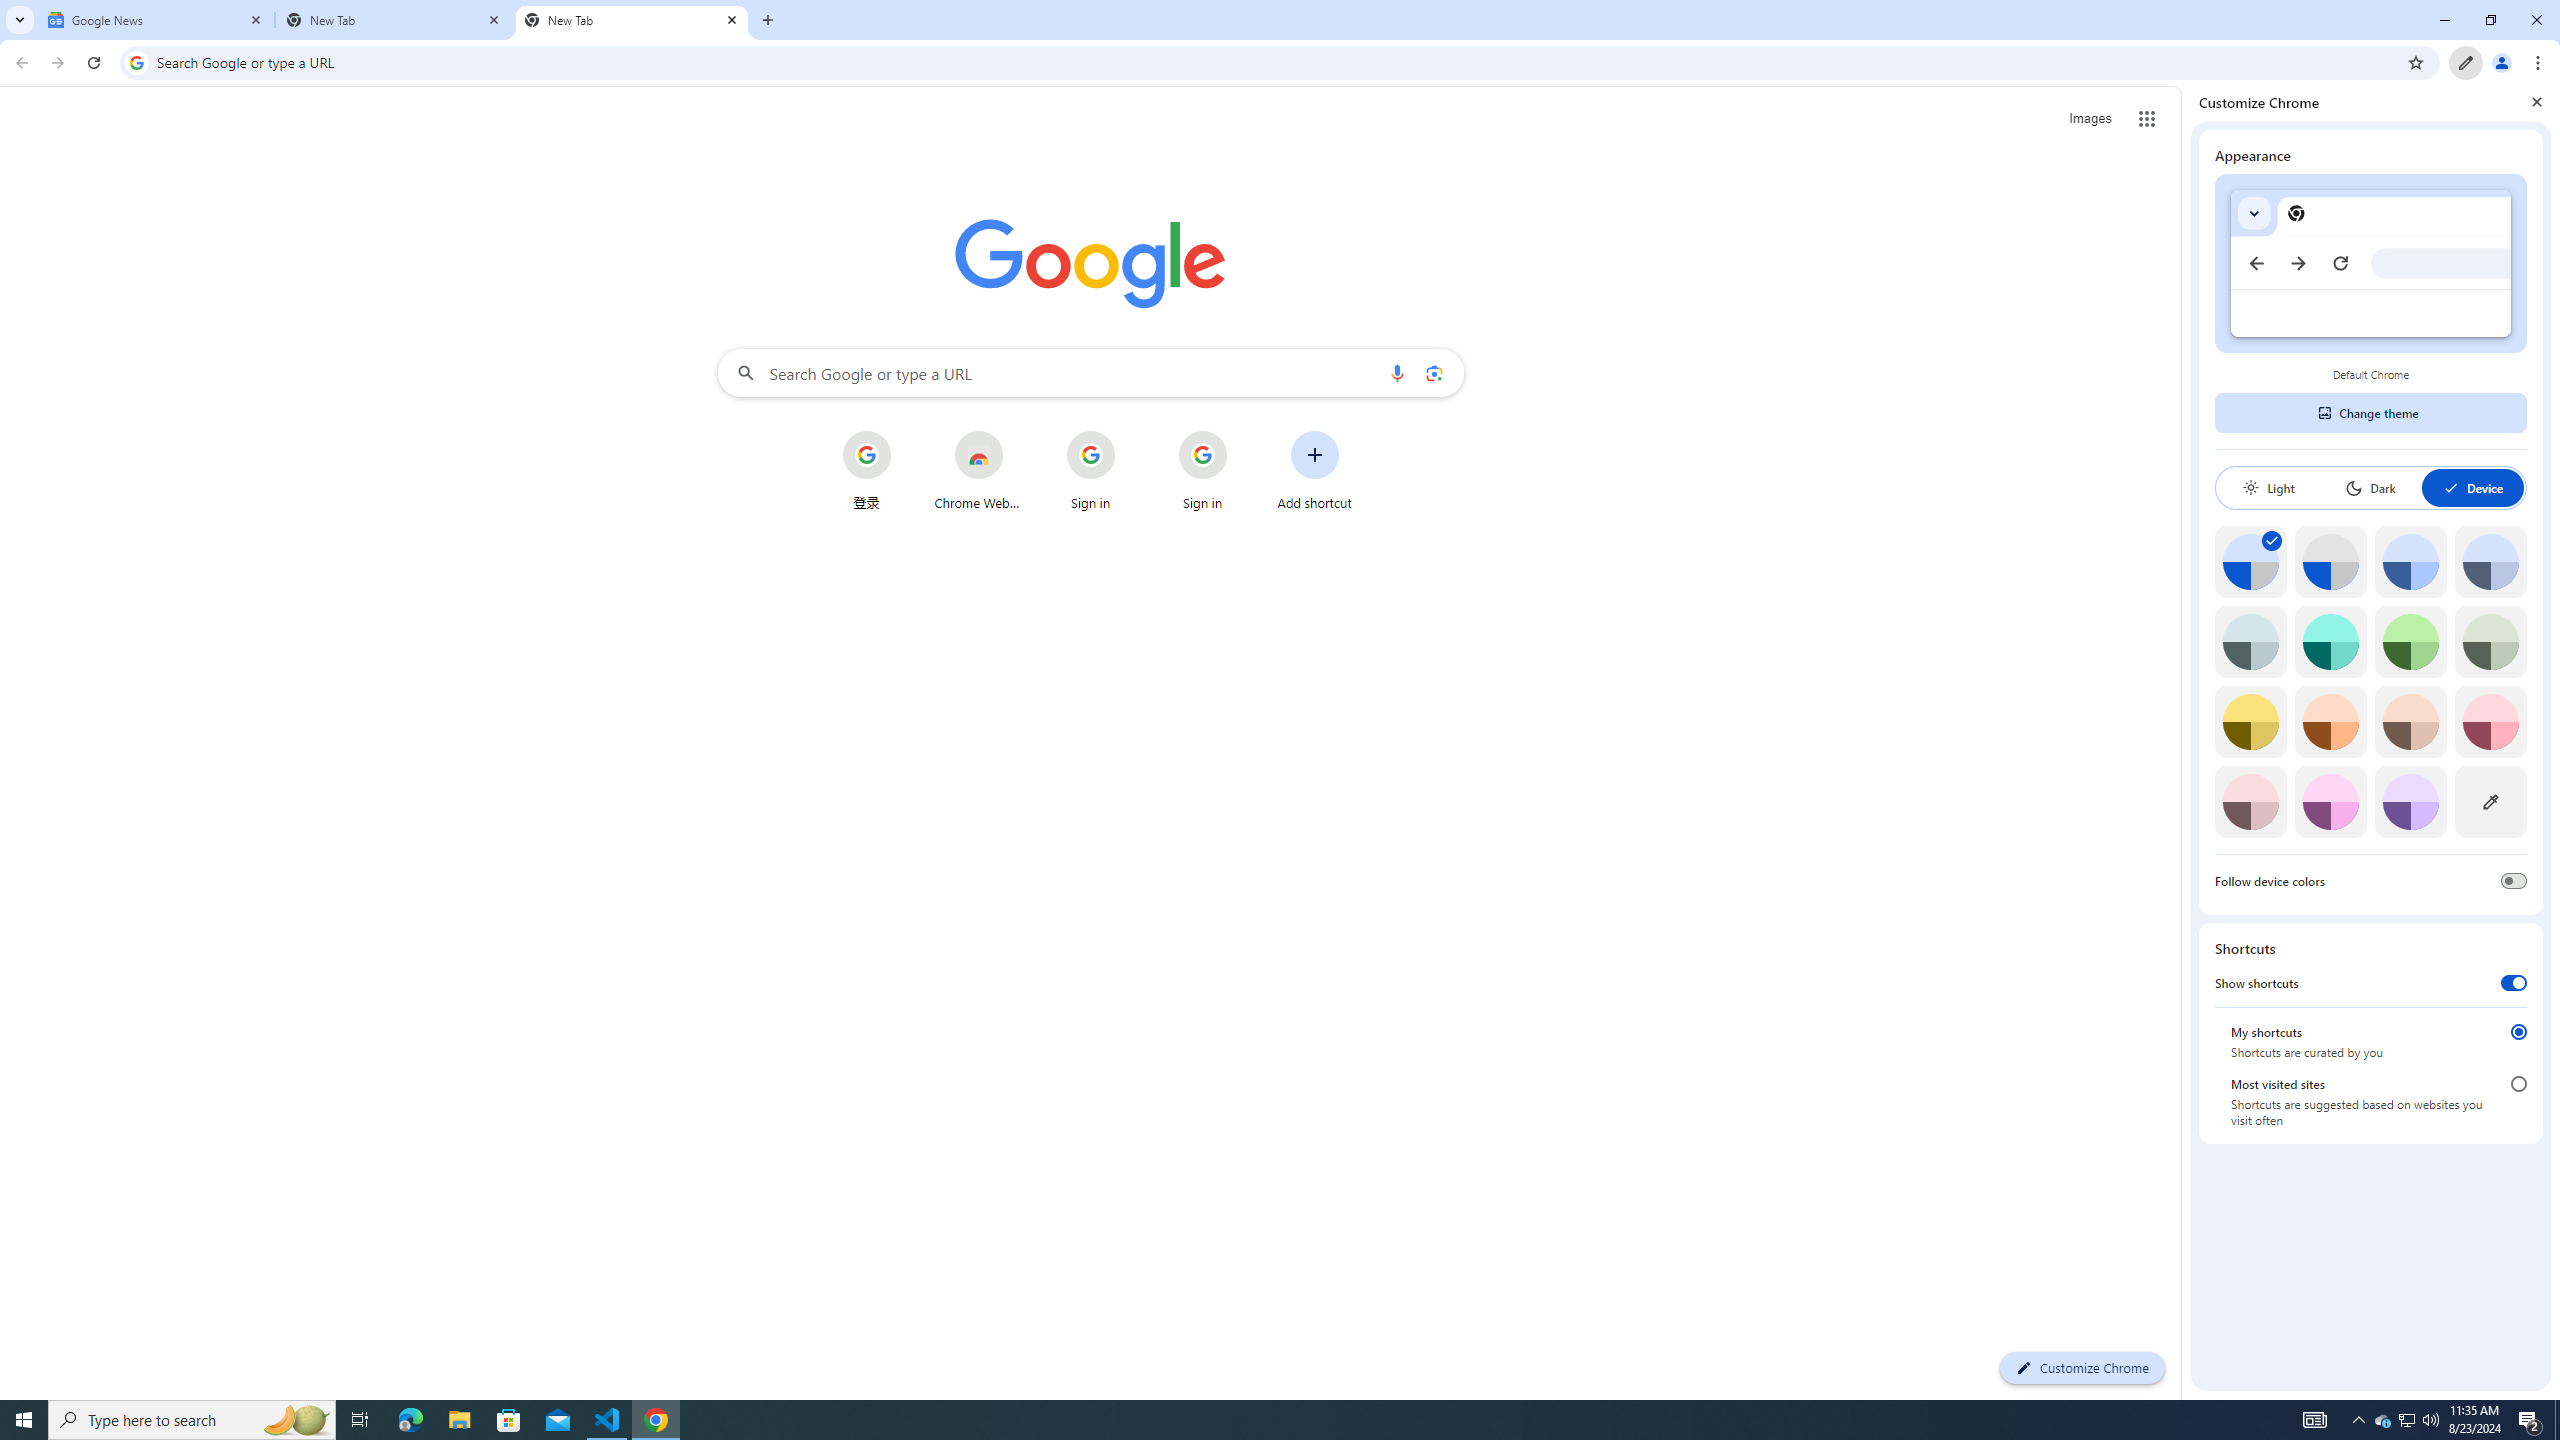 This screenshot has width=2560, height=1440. Describe the element at coordinates (2471, 487) in the screenshot. I see `'Device'` at that location.